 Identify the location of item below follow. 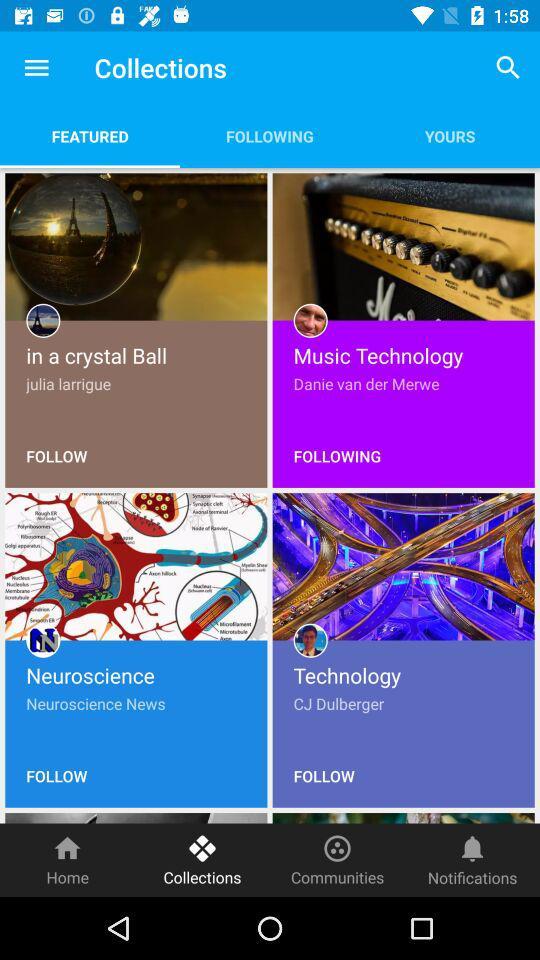
(67, 859).